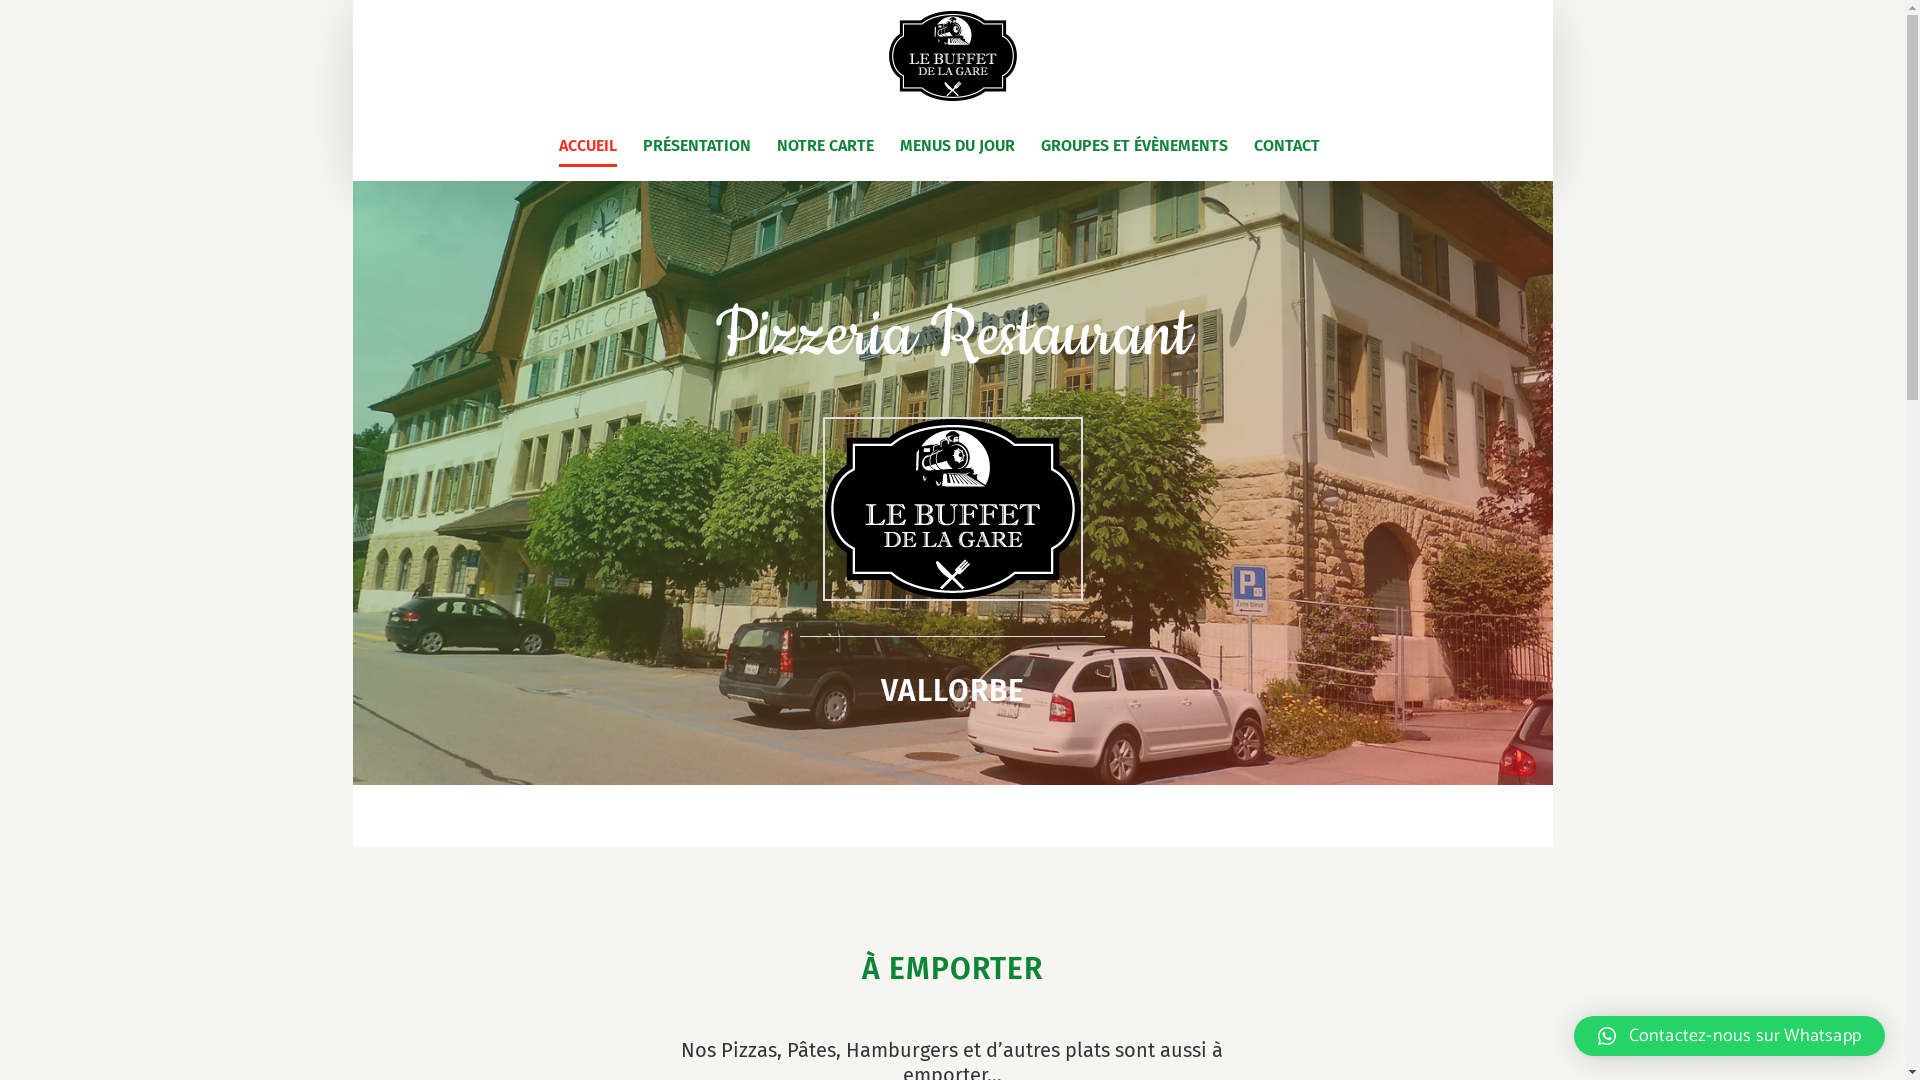  I want to click on 'CONTACT', so click(1286, 145).